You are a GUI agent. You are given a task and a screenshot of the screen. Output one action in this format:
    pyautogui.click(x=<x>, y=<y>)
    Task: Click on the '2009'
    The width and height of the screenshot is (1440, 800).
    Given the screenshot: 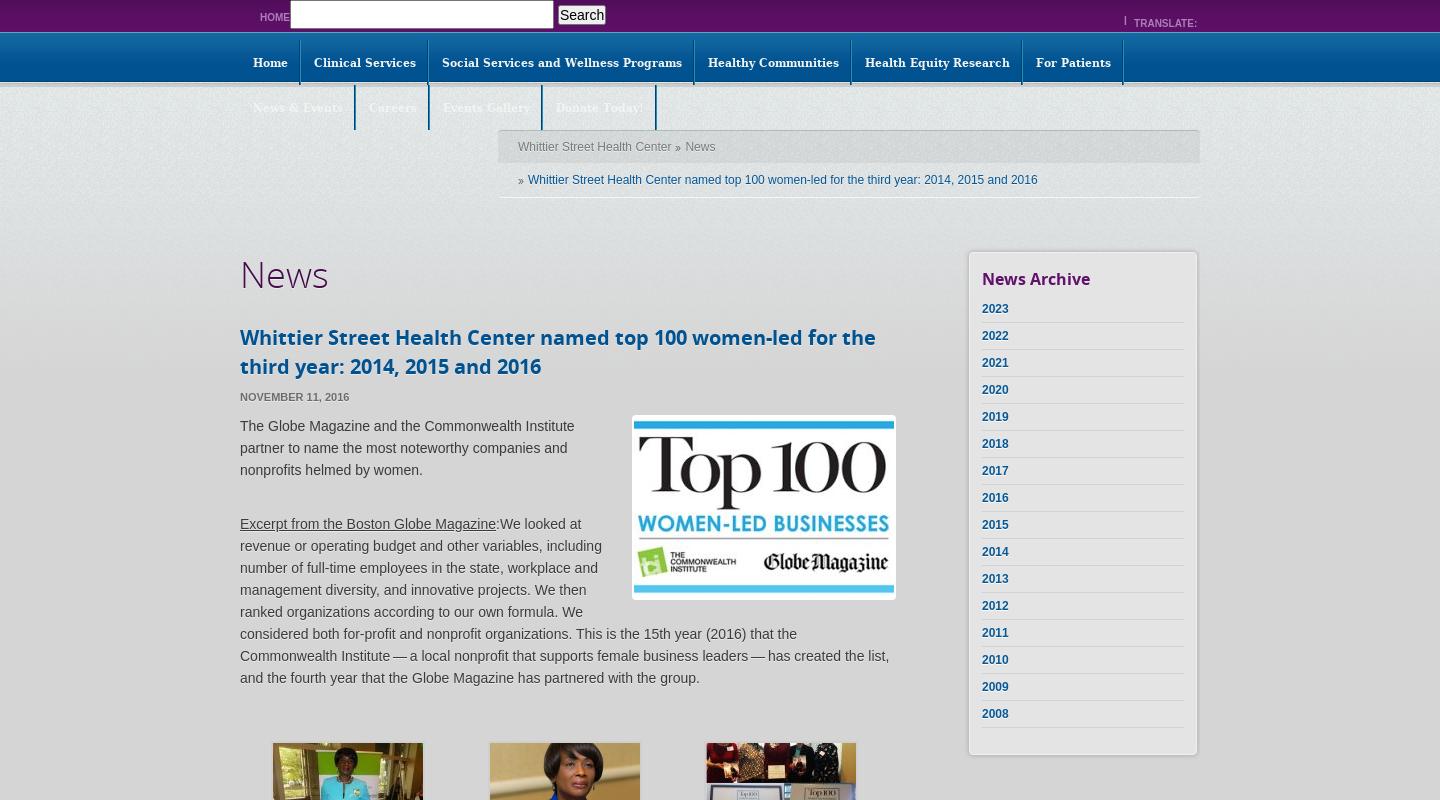 What is the action you would take?
    pyautogui.click(x=994, y=687)
    